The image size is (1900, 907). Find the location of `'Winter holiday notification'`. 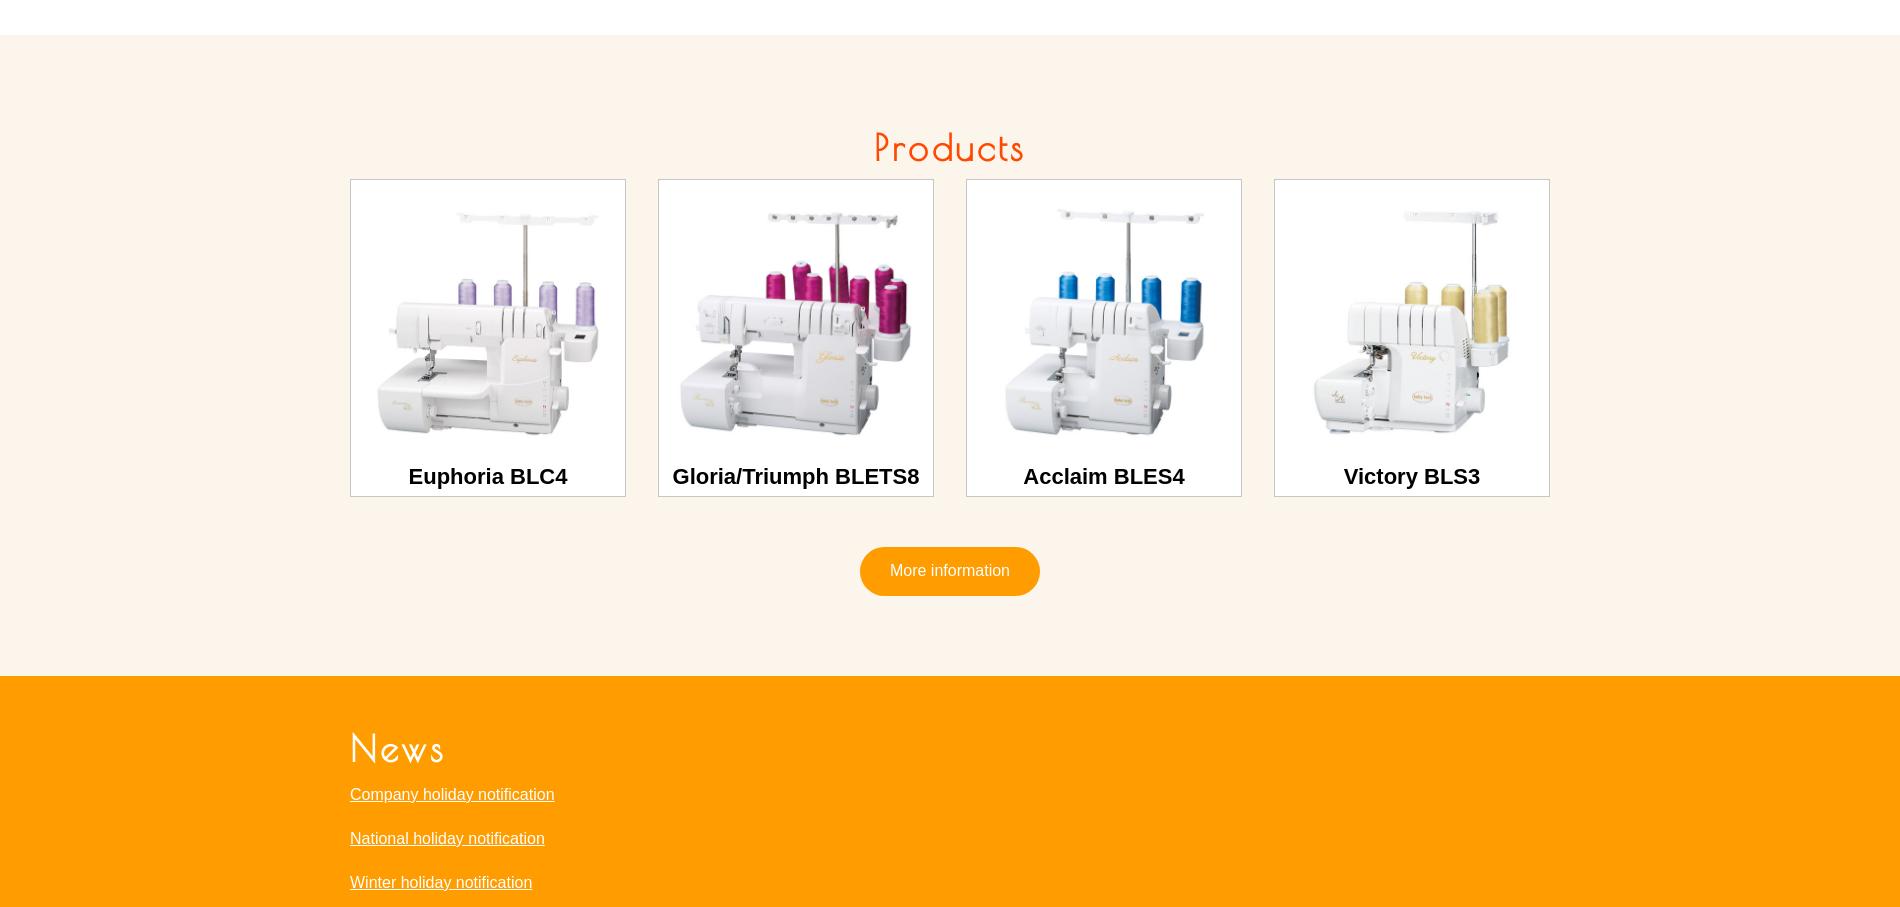

'Winter holiday notification' is located at coordinates (439, 881).